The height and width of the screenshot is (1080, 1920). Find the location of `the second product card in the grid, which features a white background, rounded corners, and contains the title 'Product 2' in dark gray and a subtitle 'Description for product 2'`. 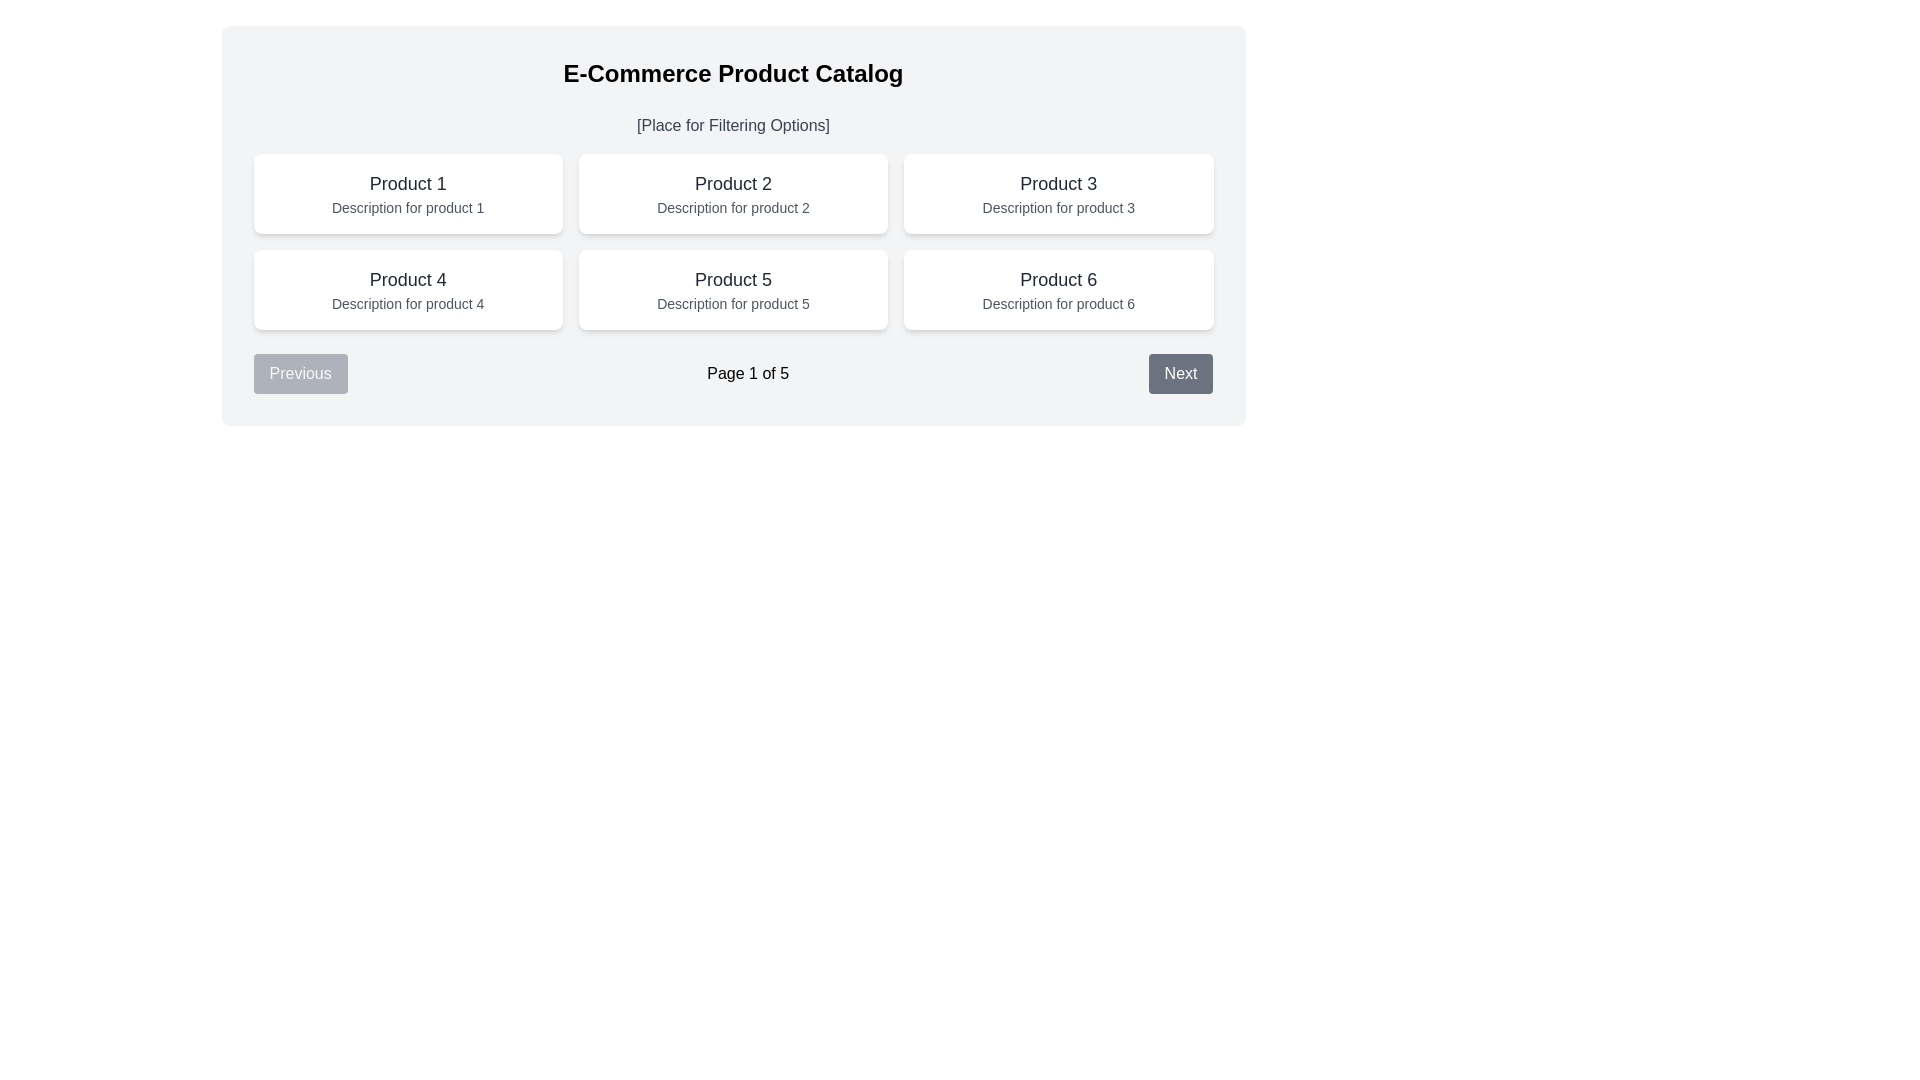

the second product card in the grid, which features a white background, rounded corners, and contains the title 'Product 2' in dark gray and a subtitle 'Description for product 2' is located at coordinates (732, 193).